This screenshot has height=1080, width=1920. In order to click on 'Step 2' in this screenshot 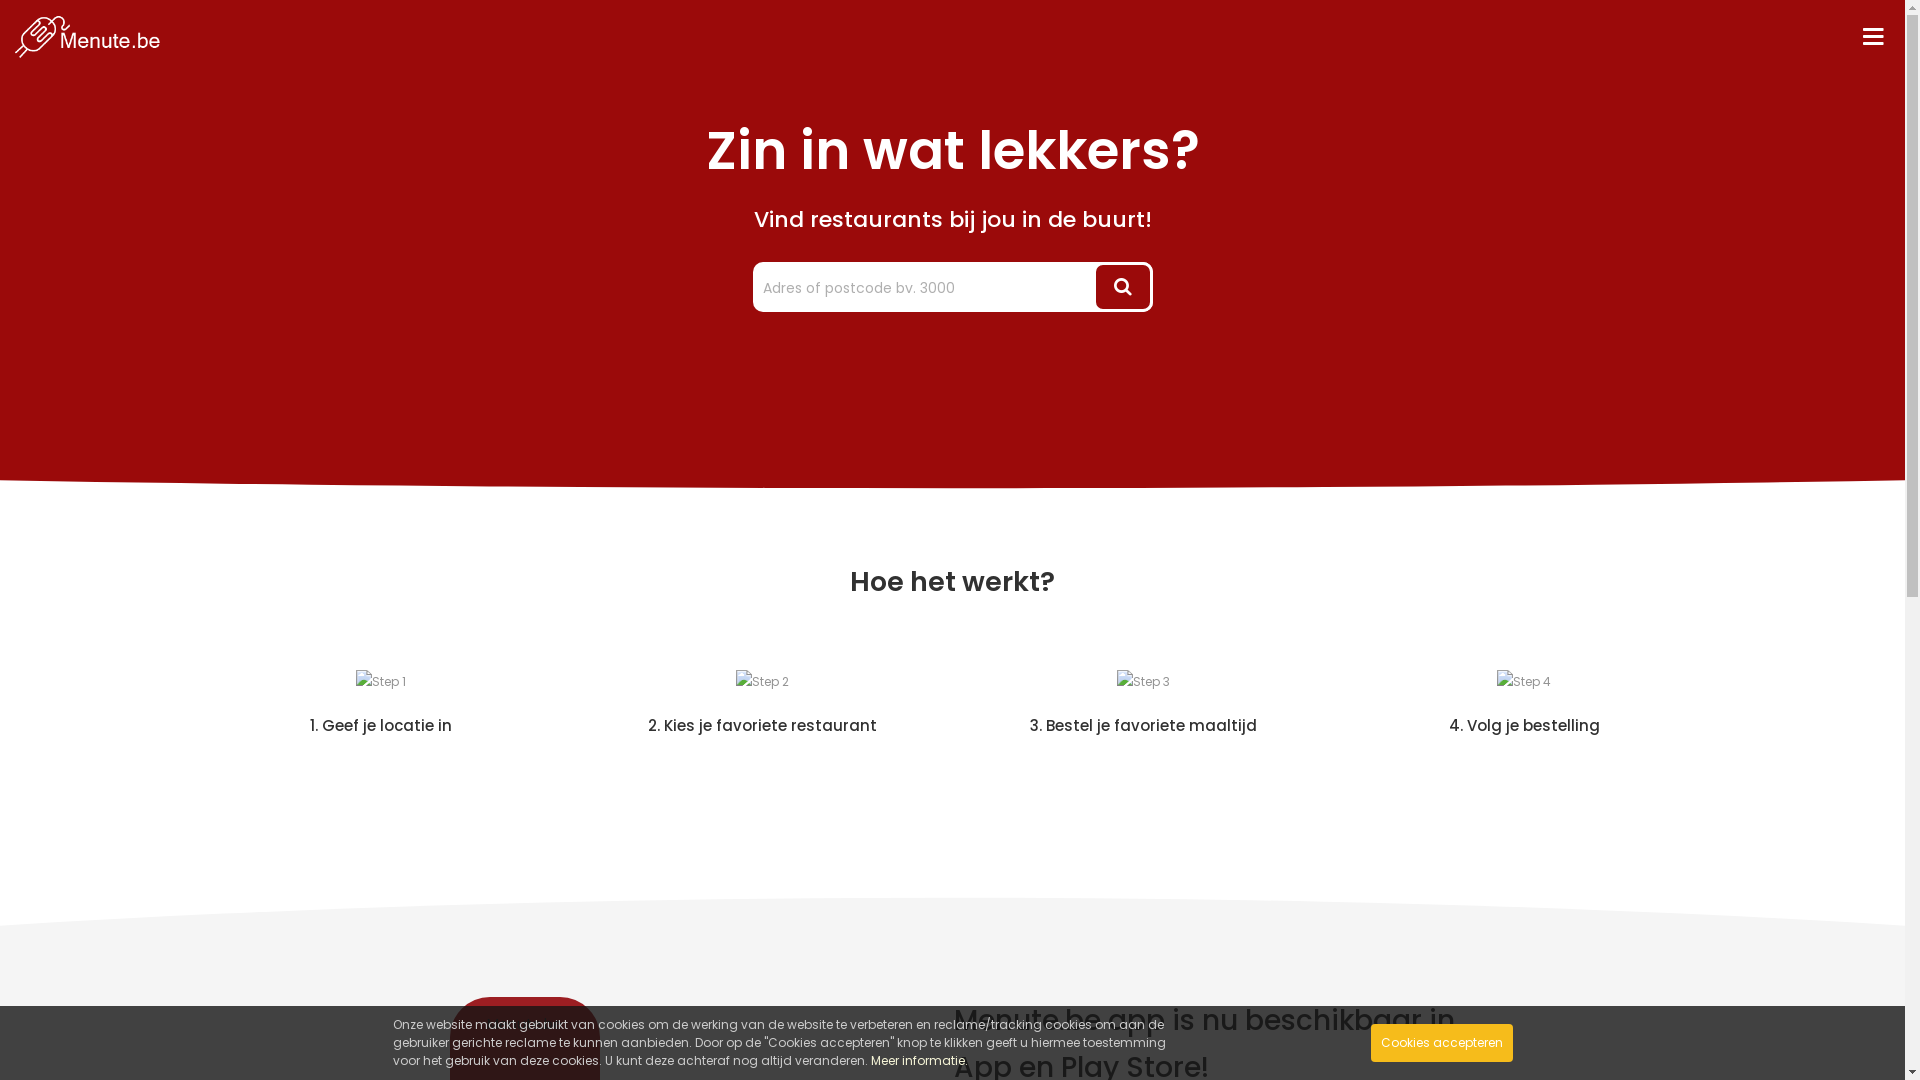, I will do `click(761, 681)`.